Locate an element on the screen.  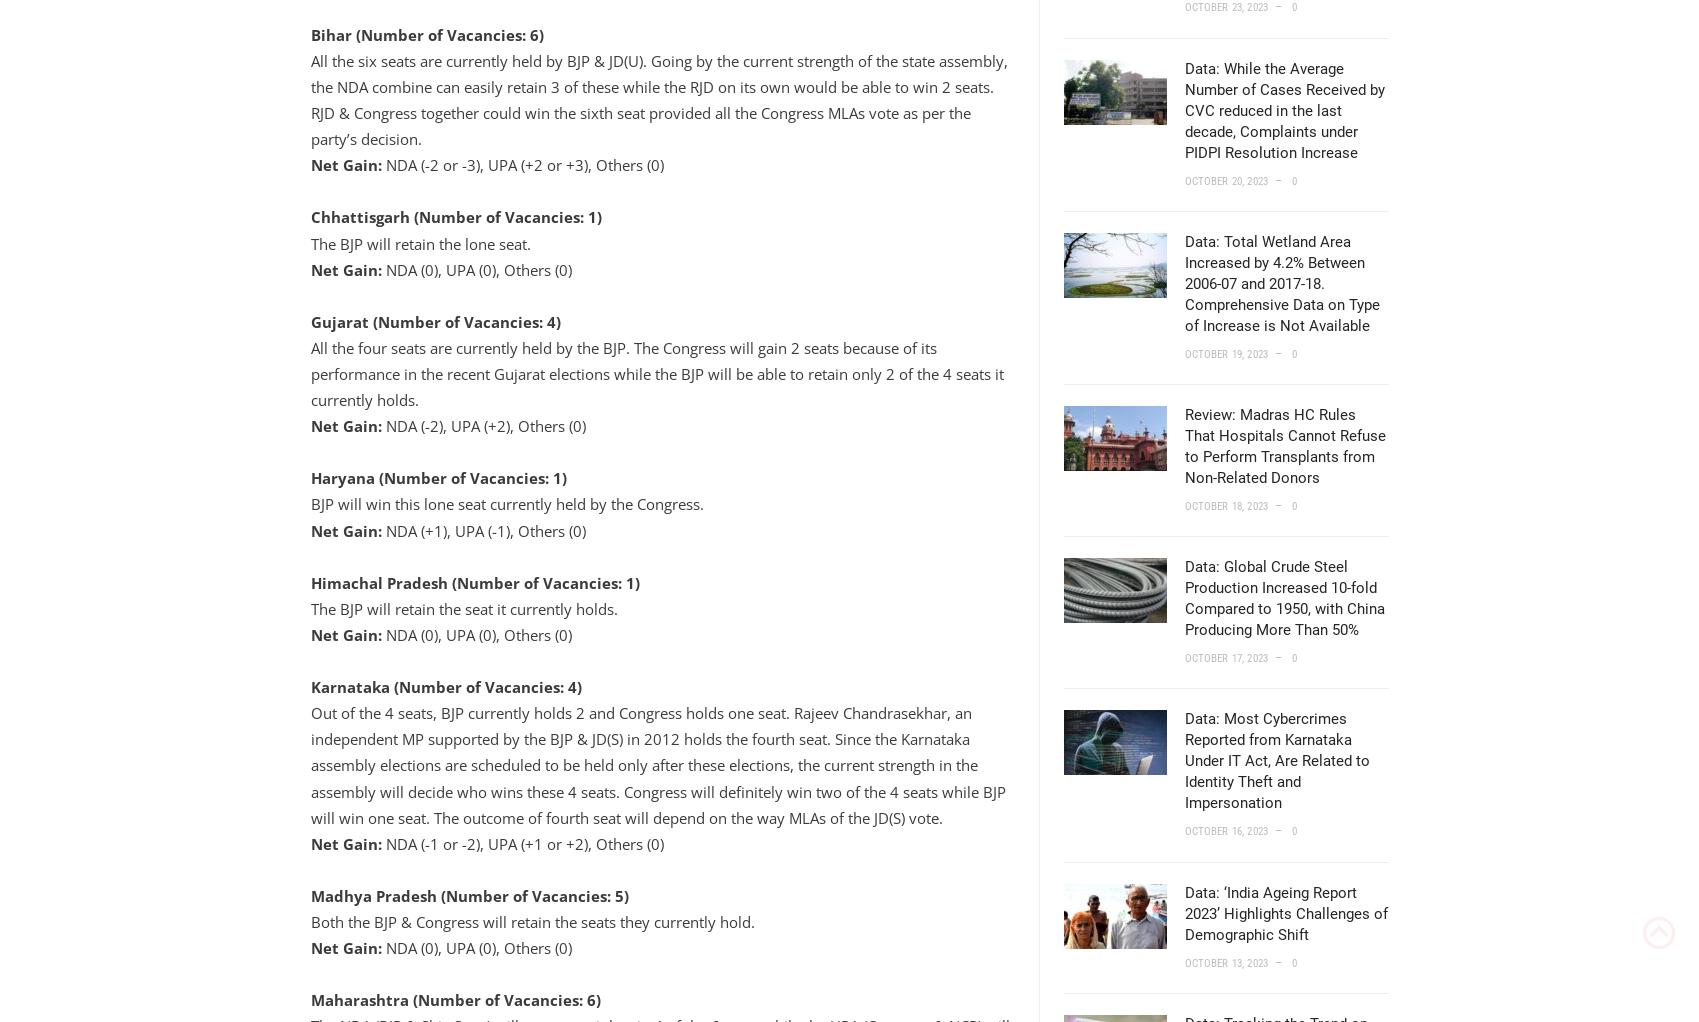
'Madhya Pradesh (Number of Vacancies: 5)' is located at coordinates (468, 893).